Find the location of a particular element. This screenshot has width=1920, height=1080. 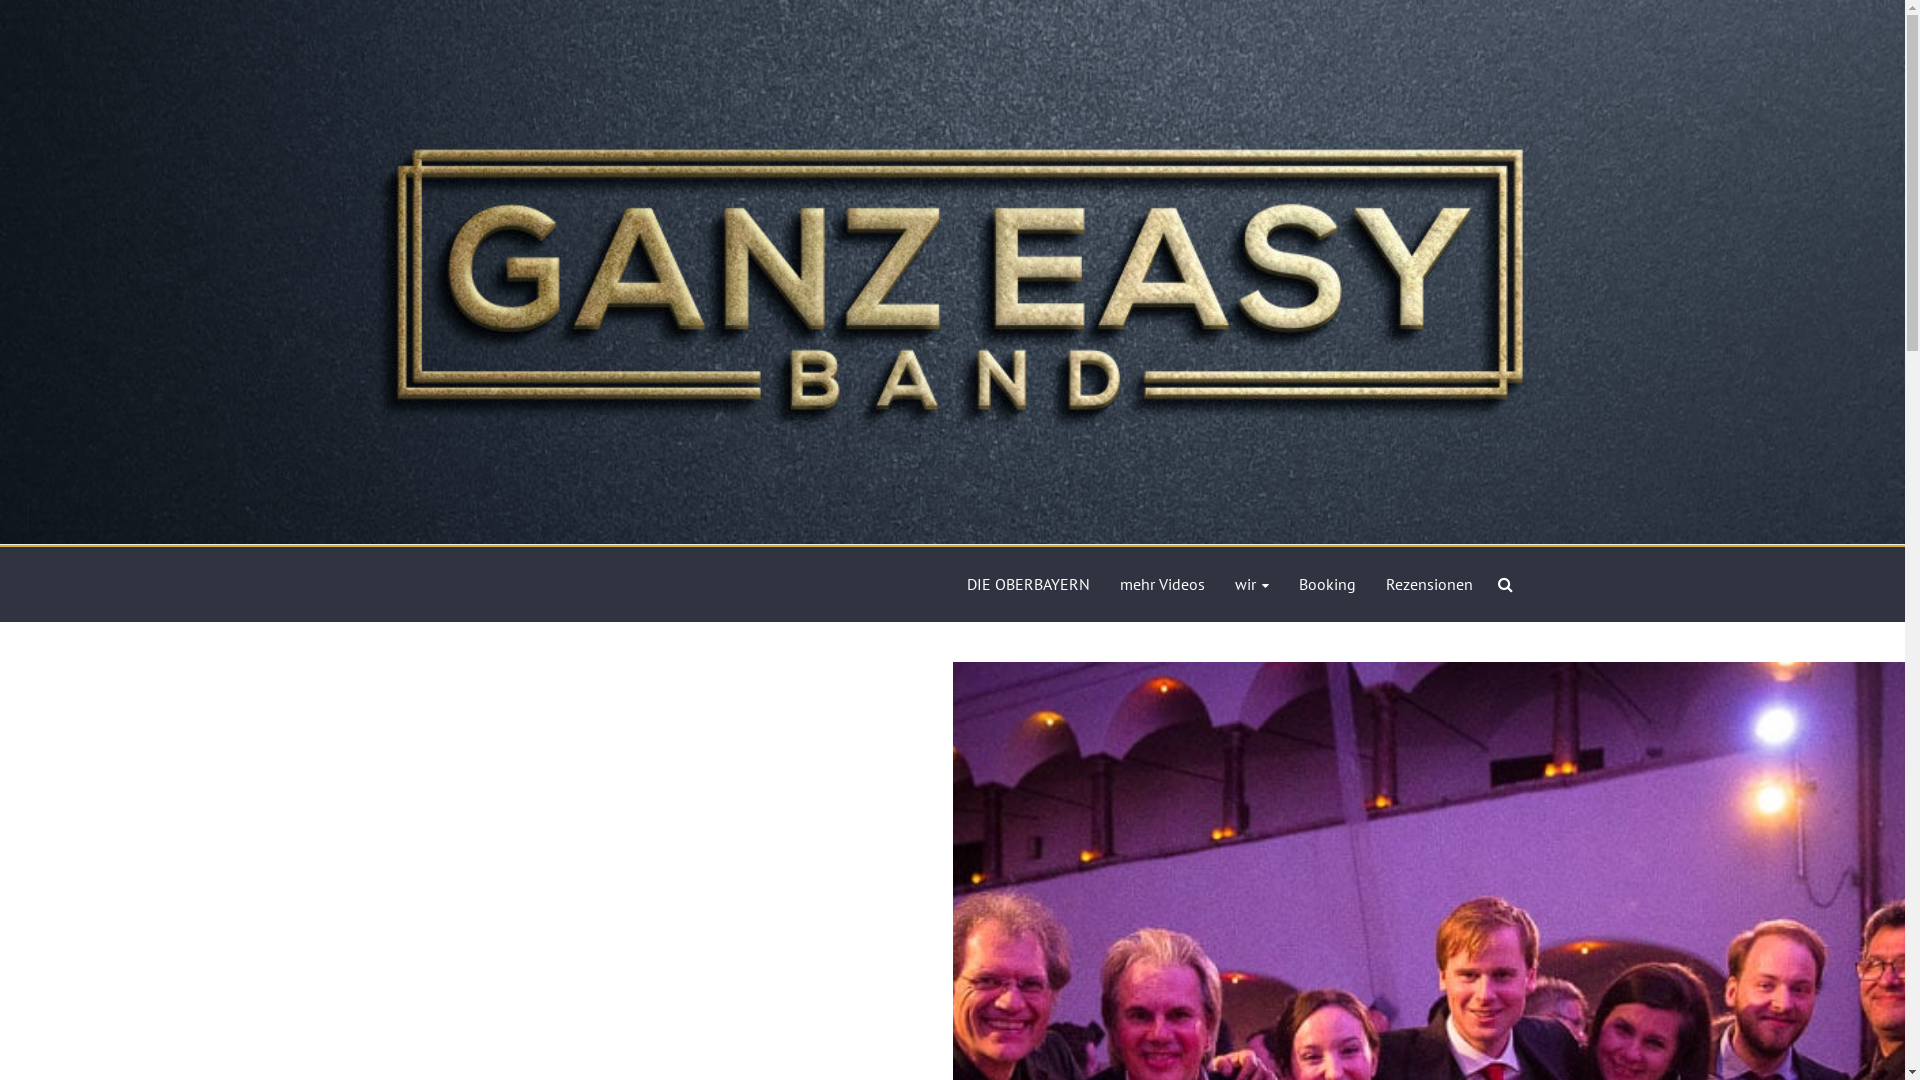

'DIE OBERBAYERN' is located at coordinates (965, 584).